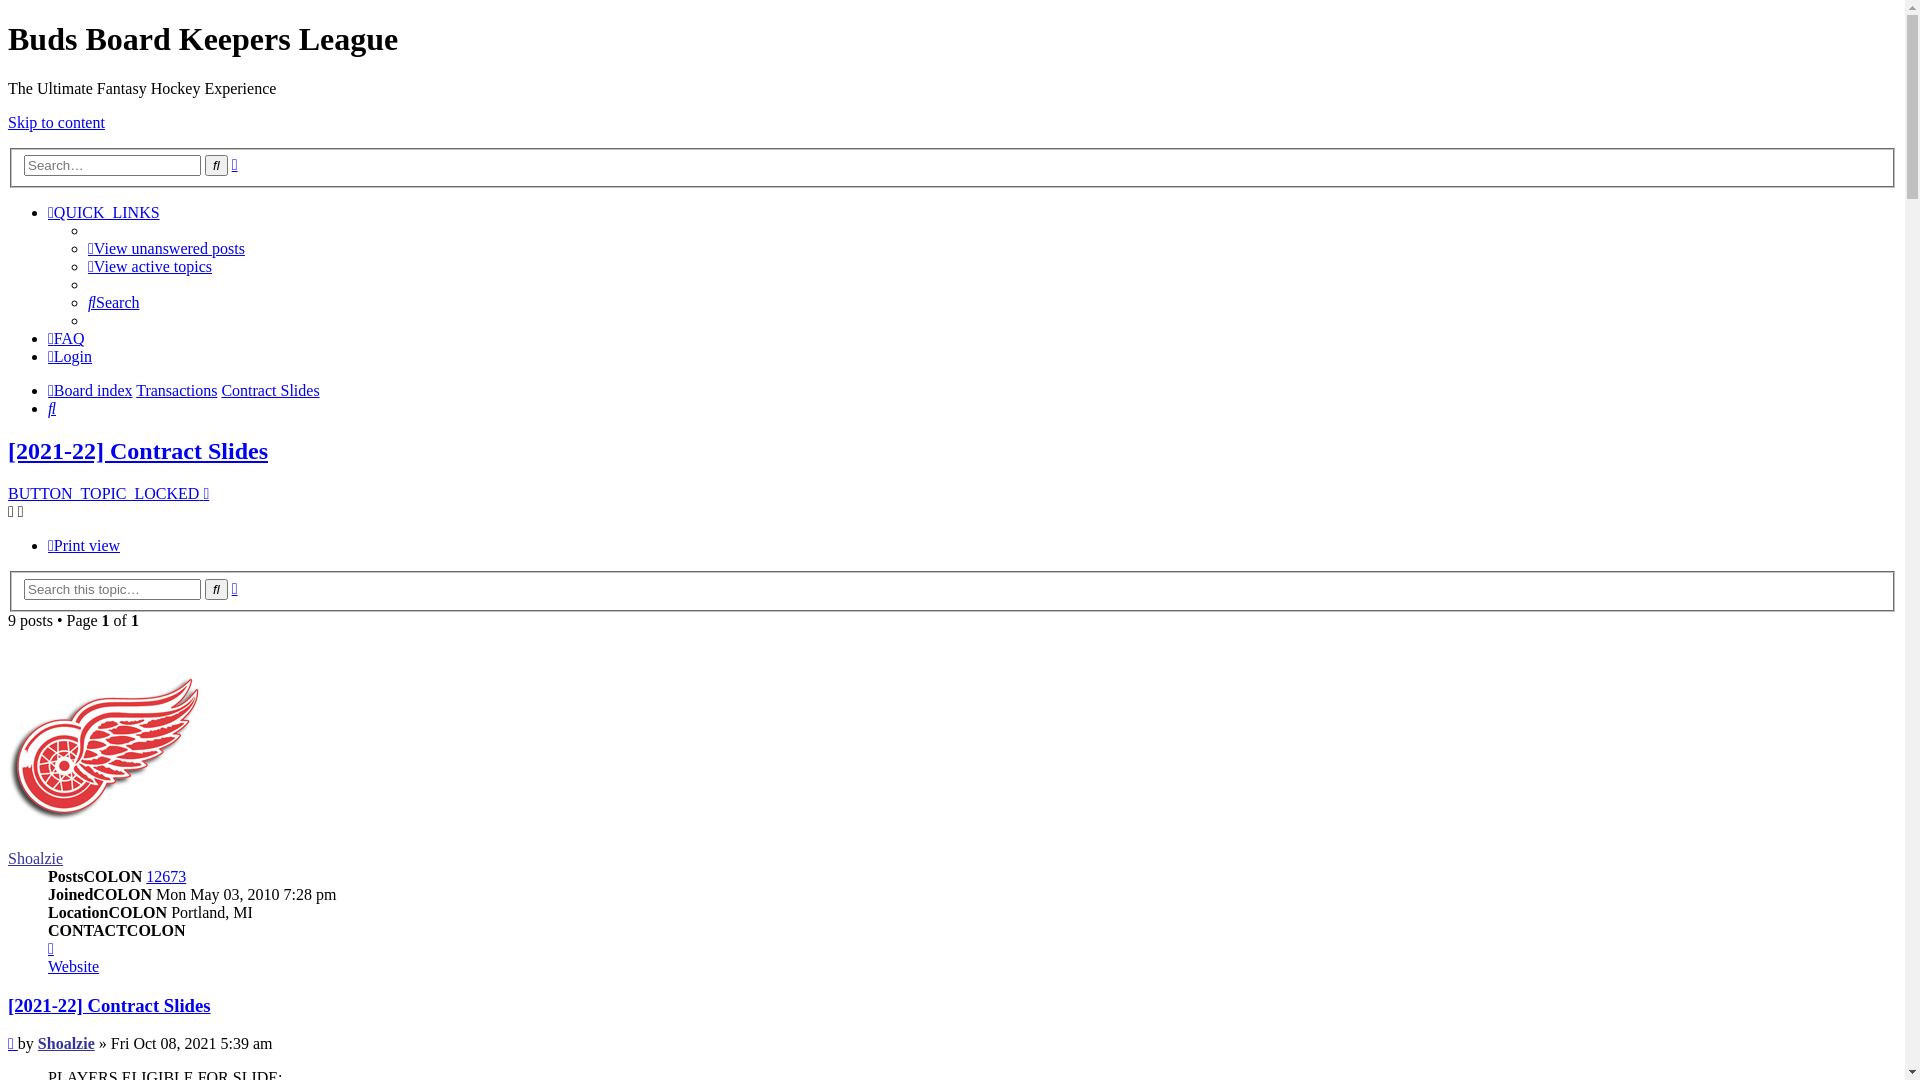 This screenshot has height=1080, width=1920. What do you see at coordinates (56, 122) in the screenshot?
I see `'Skip to content'` at bounding box center [56, 122].